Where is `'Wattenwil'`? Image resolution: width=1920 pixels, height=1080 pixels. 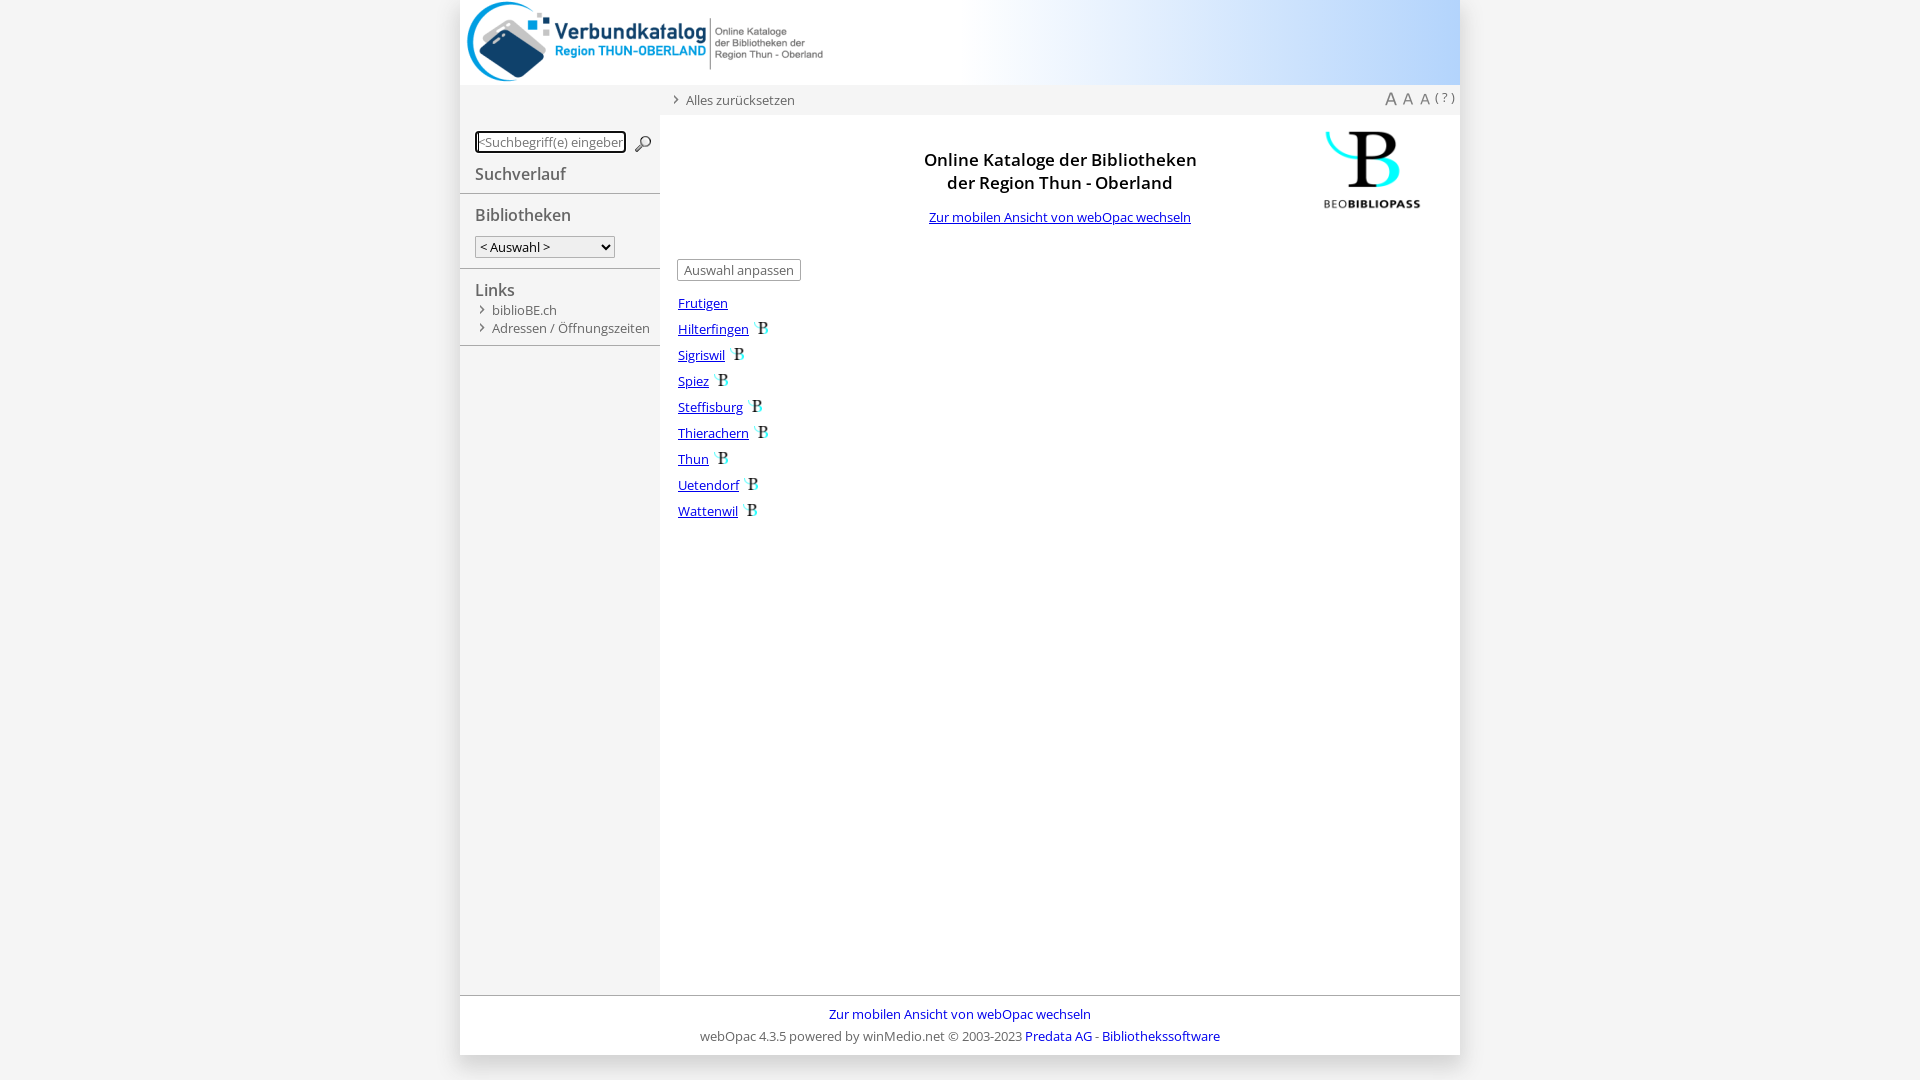
'Wattenwil' is located at coordinates (677, 509).